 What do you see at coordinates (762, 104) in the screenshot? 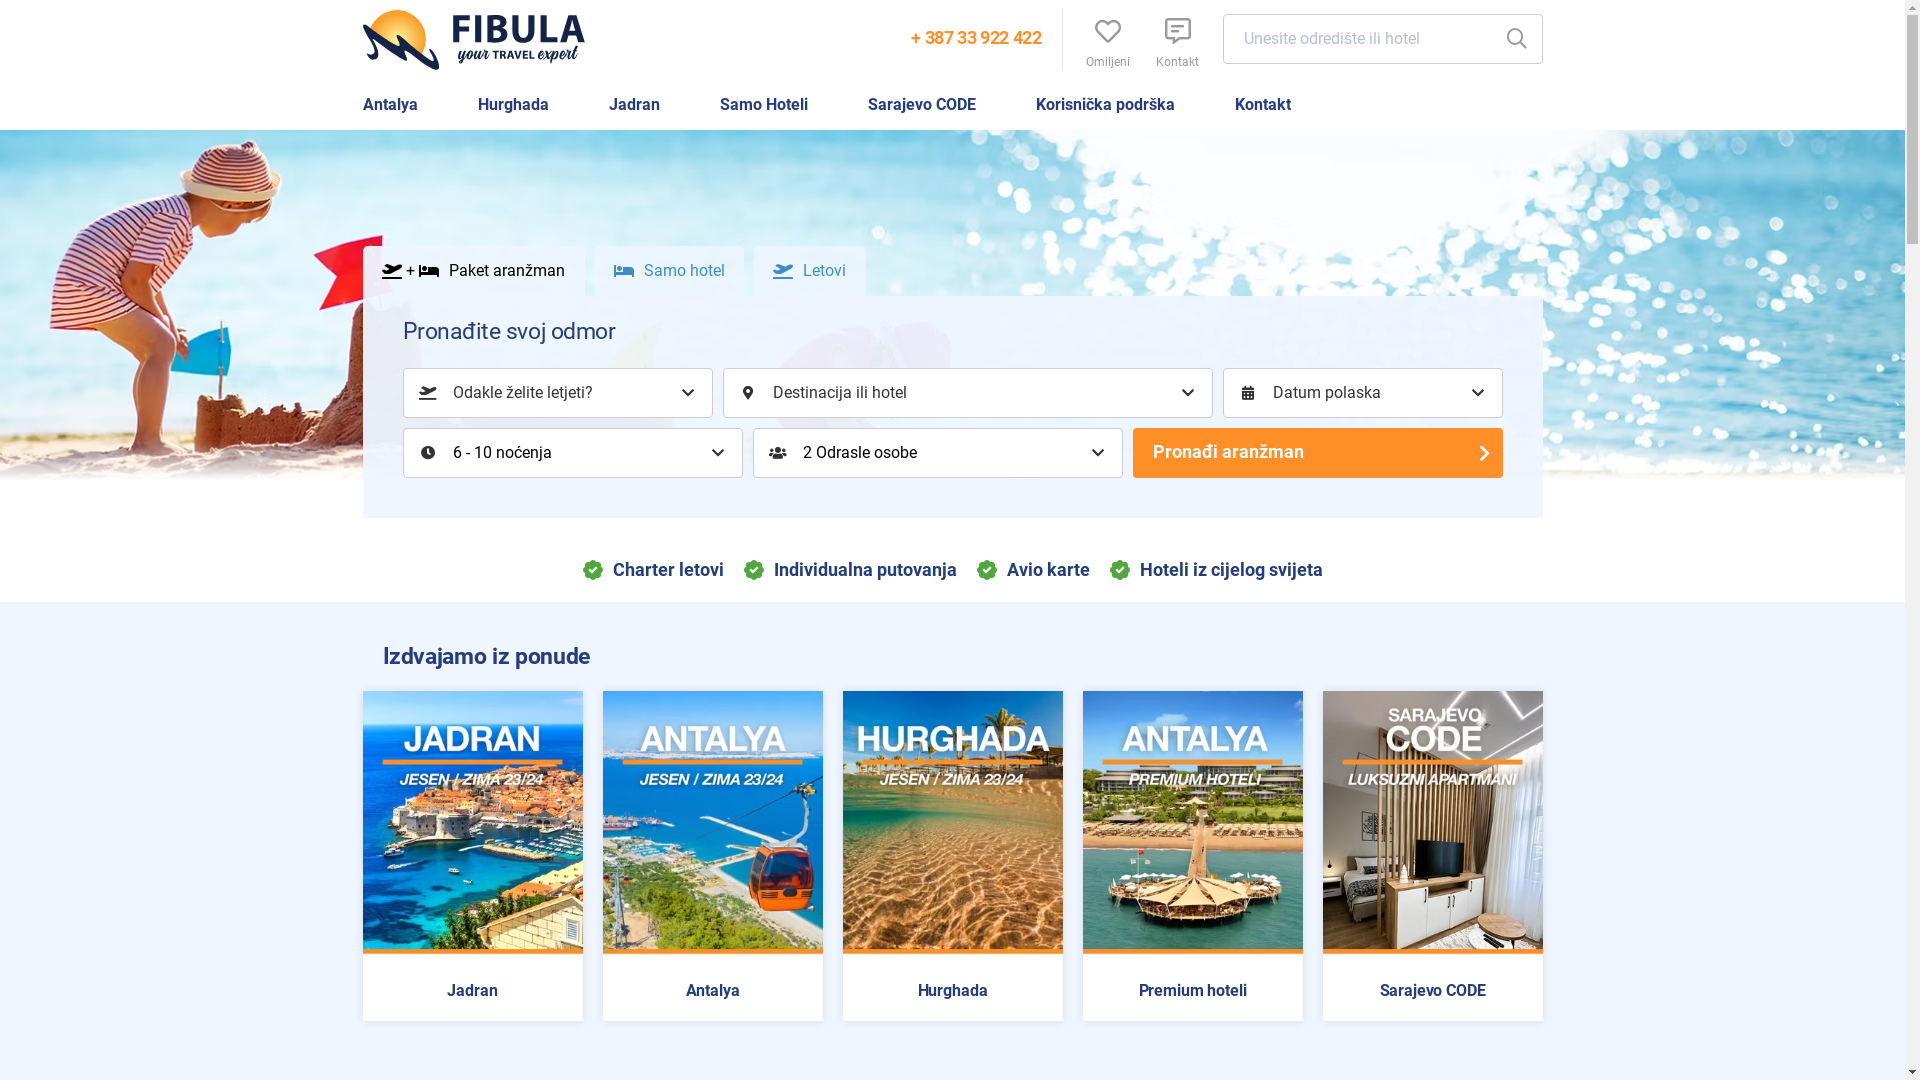
I see `'Samo Hoteli'` at bounding box center [762, 104].